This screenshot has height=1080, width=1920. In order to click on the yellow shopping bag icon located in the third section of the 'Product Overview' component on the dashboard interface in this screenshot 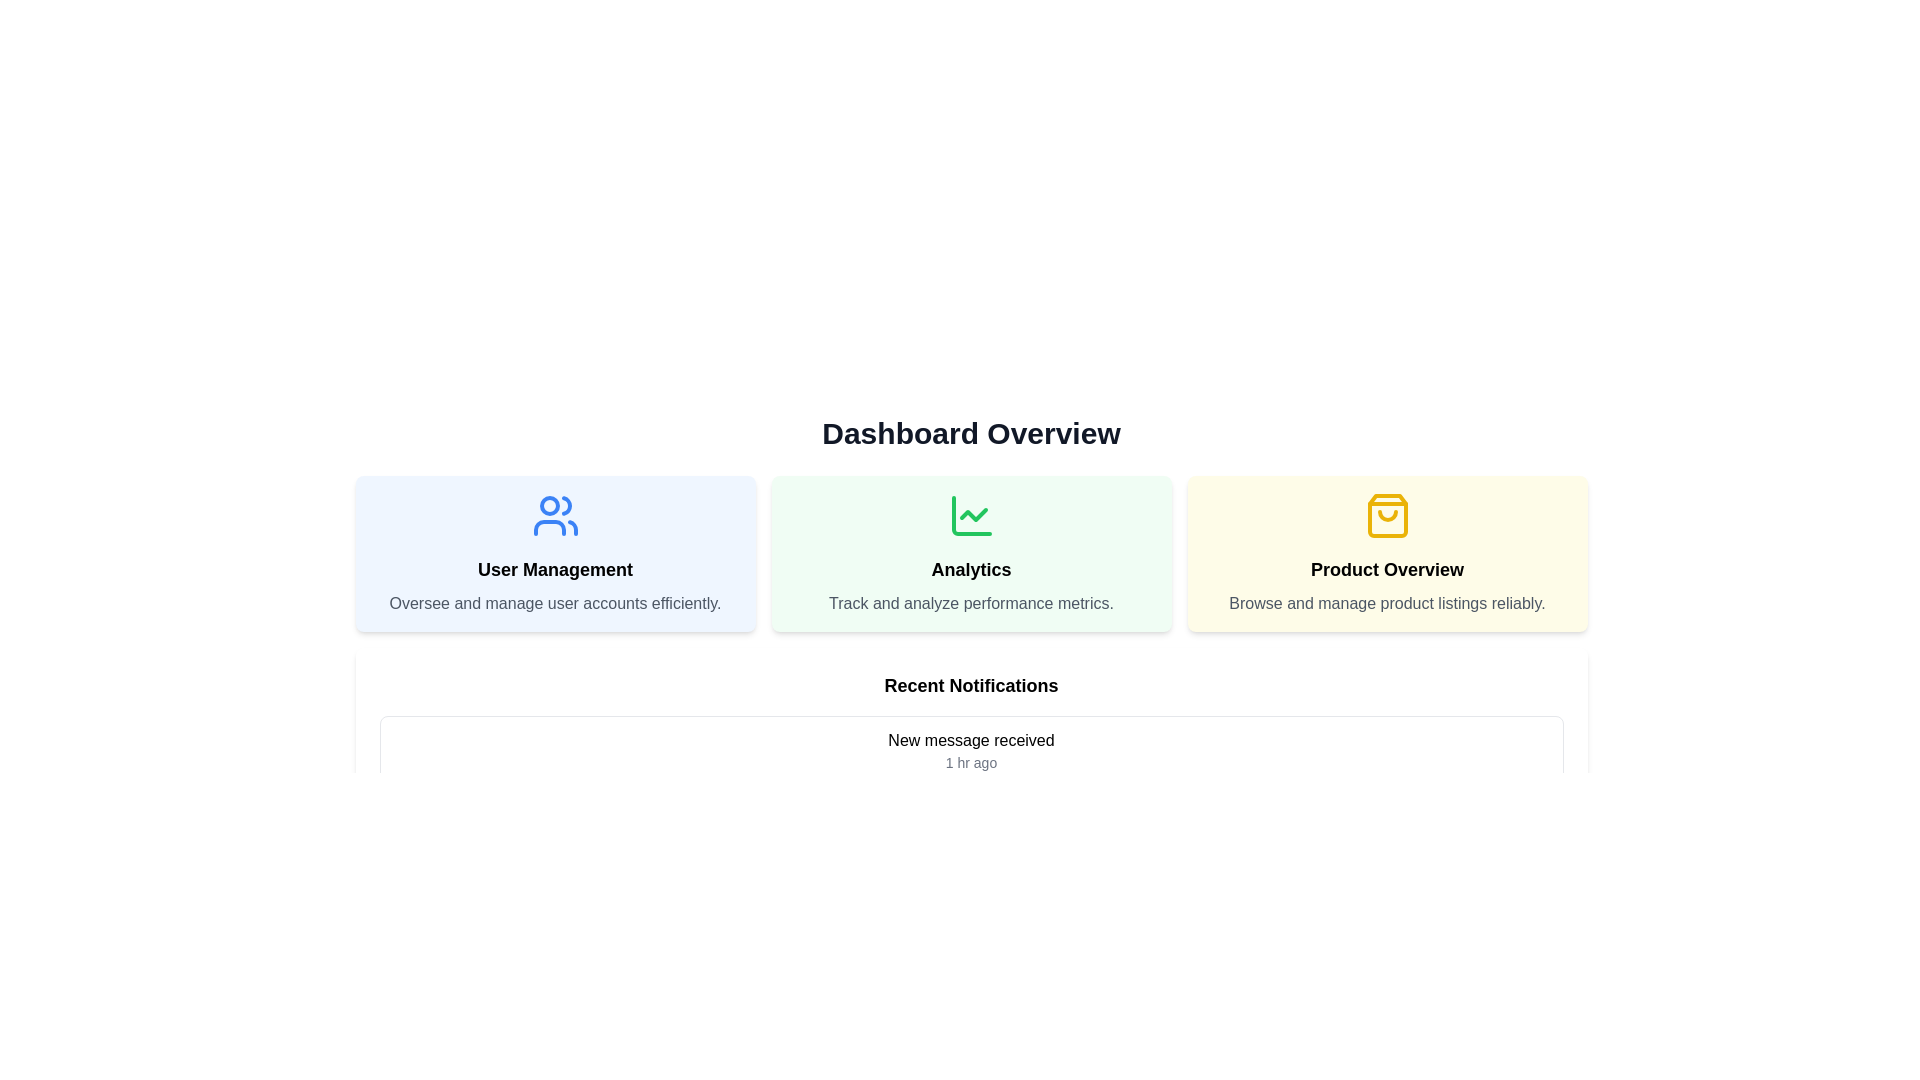, I will do `click(1386, 515)`.